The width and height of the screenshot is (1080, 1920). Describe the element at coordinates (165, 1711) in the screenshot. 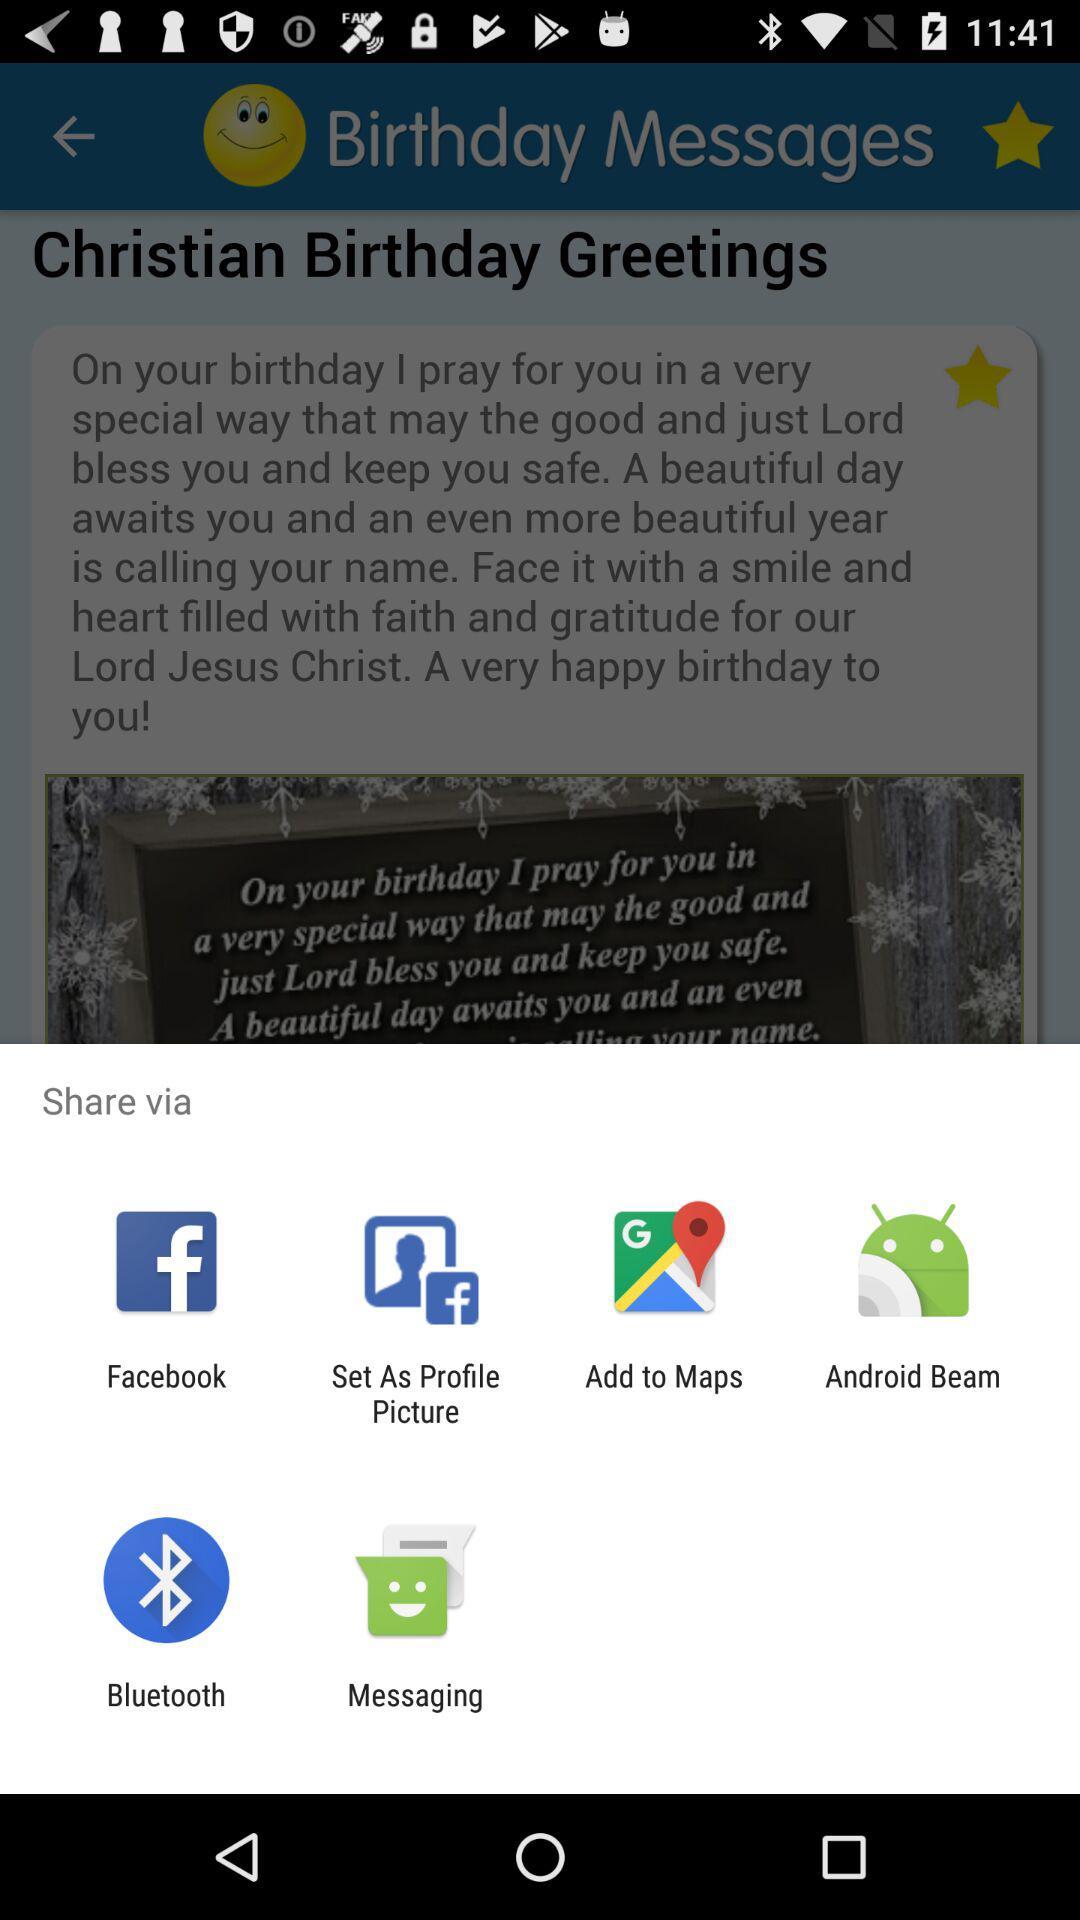

I see `icon to the left of the messaging app` at that location.